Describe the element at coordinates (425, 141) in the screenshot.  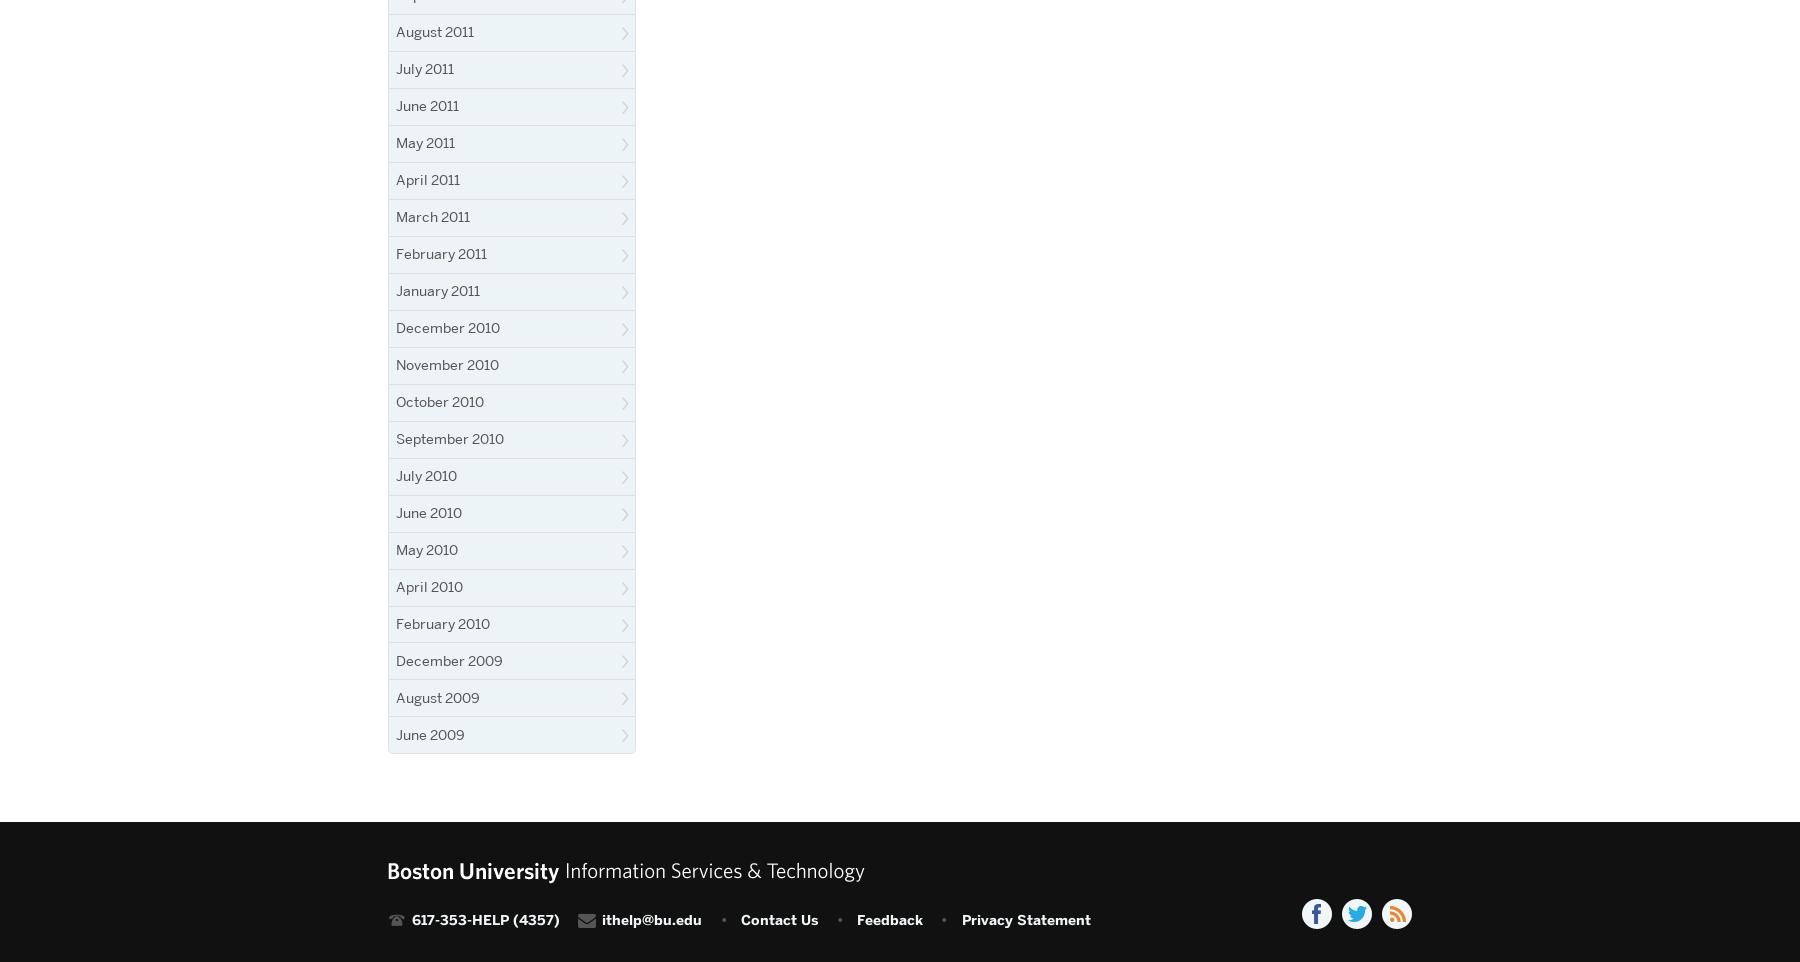
I see `'May 2011'` at that location.